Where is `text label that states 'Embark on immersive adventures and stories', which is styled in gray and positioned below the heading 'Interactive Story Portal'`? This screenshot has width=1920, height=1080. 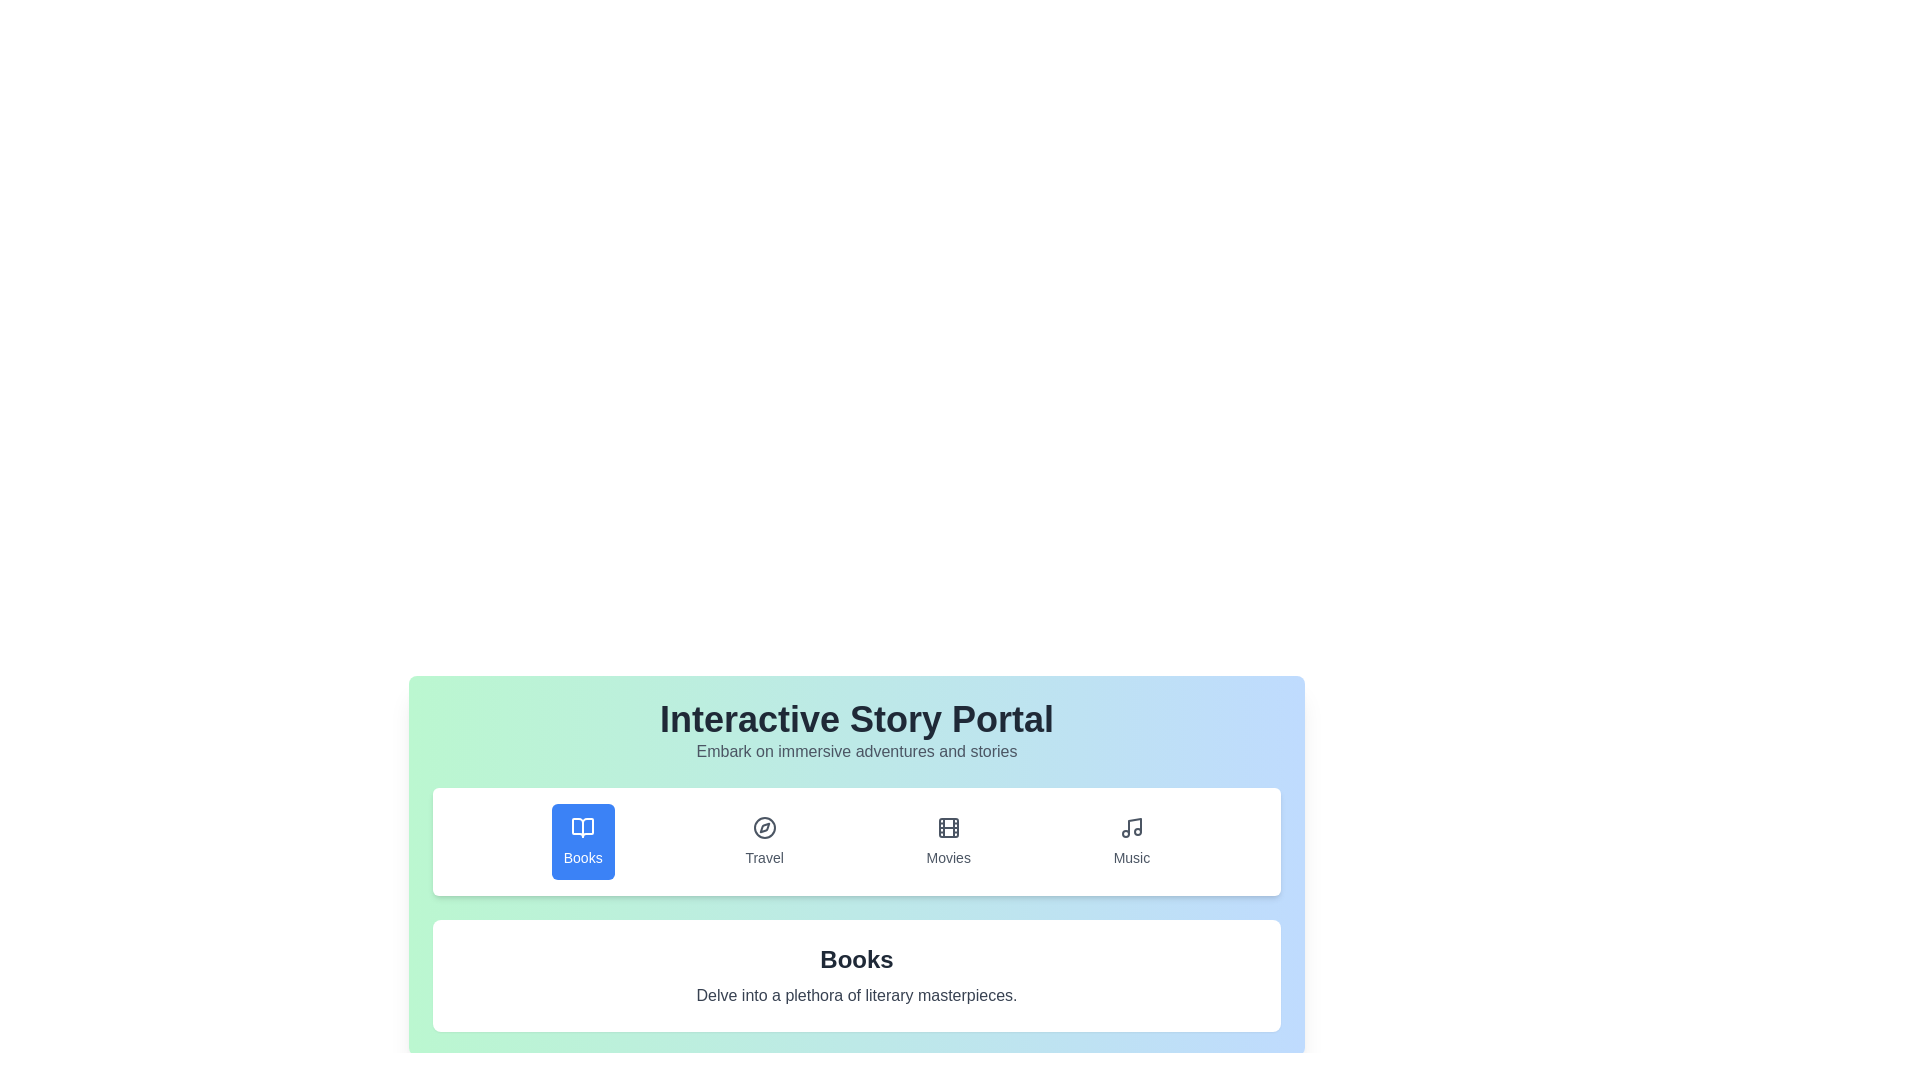
text label that states 'Embark on immersive adventures and stories', which is styled in gray and positioned below the heading 'Interactive Story Portal' is located at coordinates (857, 752).